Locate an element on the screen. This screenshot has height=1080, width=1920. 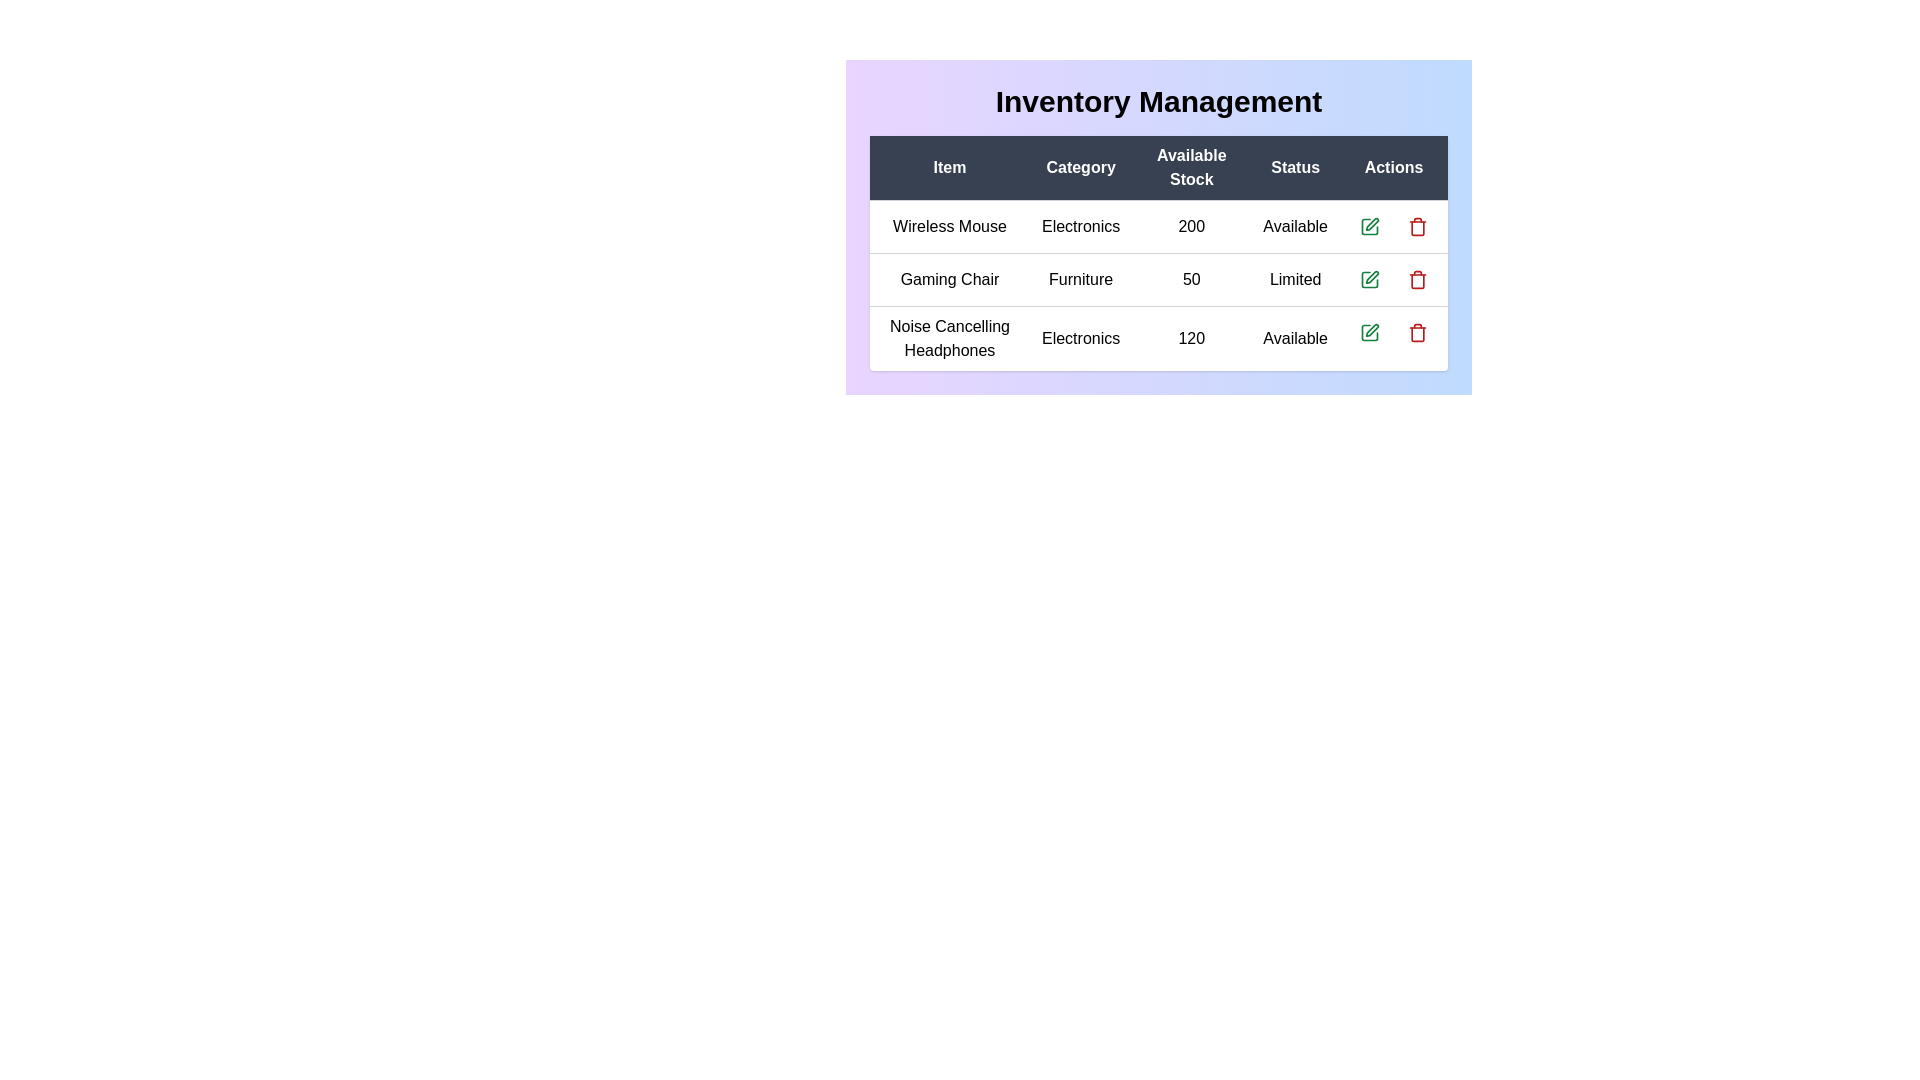
delete button for the inventory item Gaming Chair is located at coordinates (1416, 280).